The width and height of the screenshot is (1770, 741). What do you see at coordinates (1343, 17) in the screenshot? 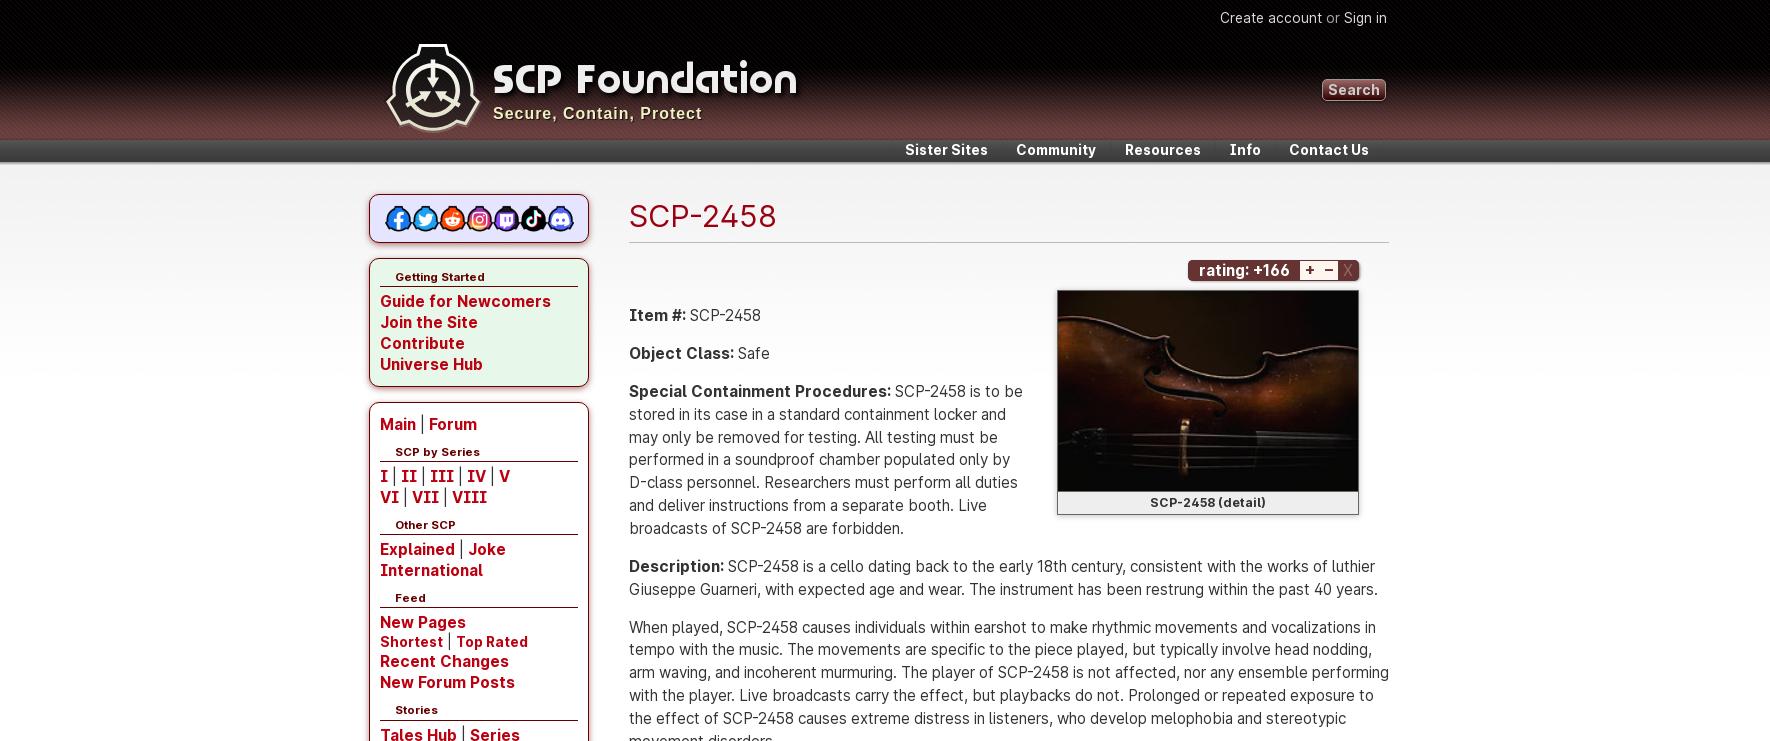
I see `'Sign in'` at bounding box center [1343, 17].